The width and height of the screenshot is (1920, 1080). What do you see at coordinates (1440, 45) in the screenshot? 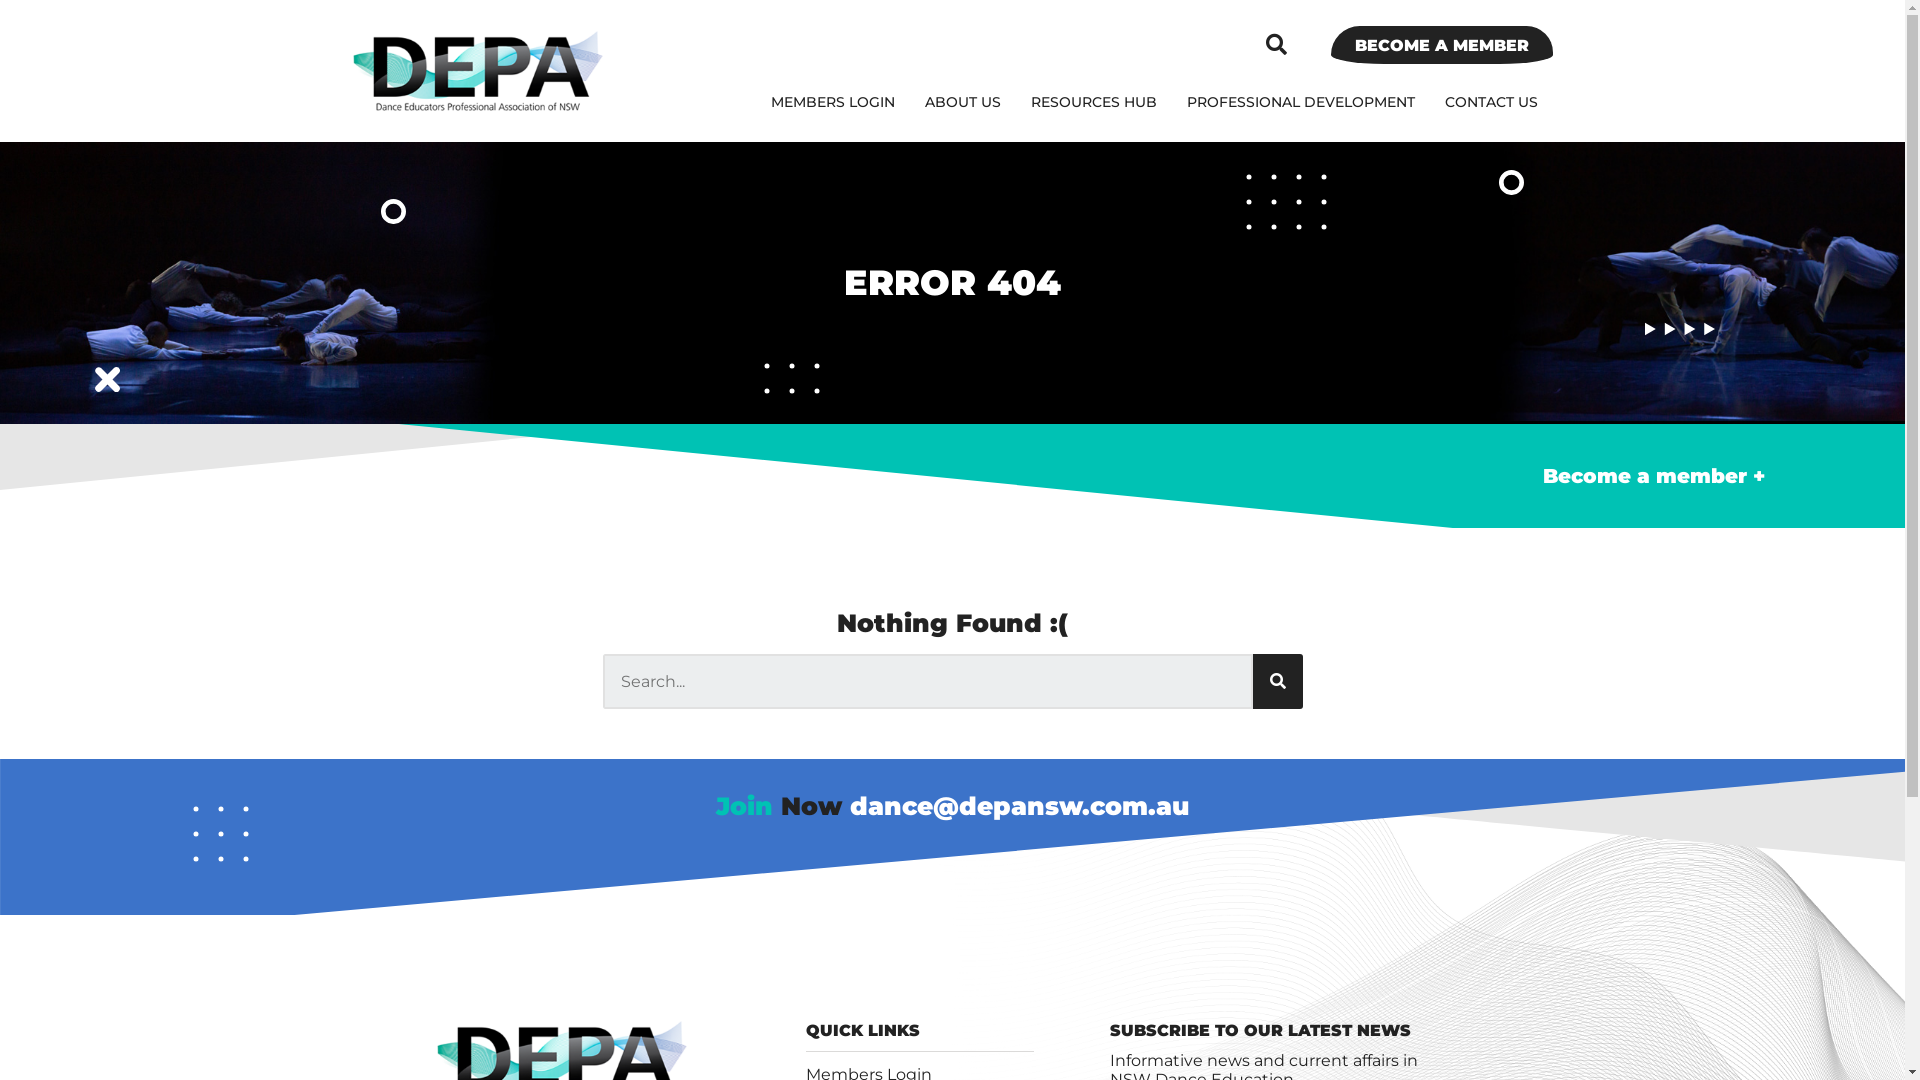
I see `'BECOME A MEMBER'` at bounding box center [1440, 45].